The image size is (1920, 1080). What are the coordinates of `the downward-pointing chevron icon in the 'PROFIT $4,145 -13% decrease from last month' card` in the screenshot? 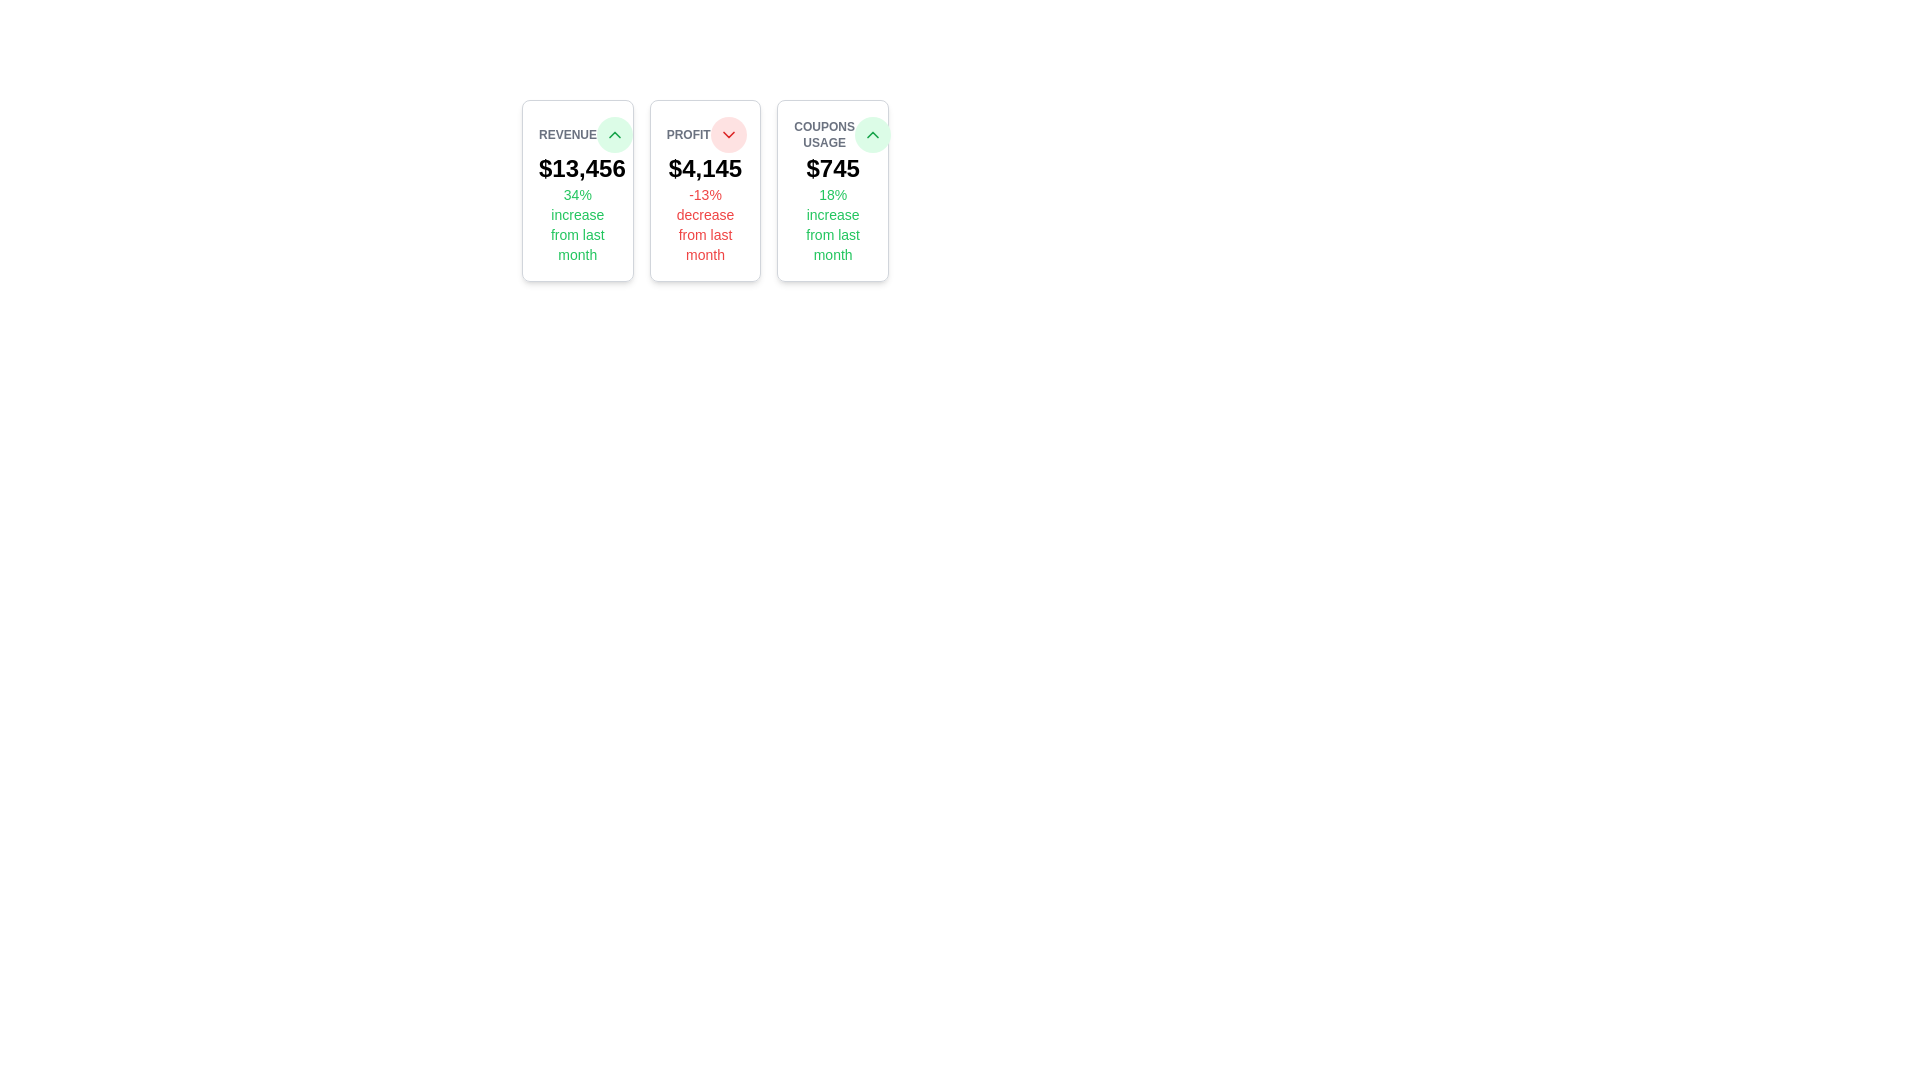 It's located at (727, 135).